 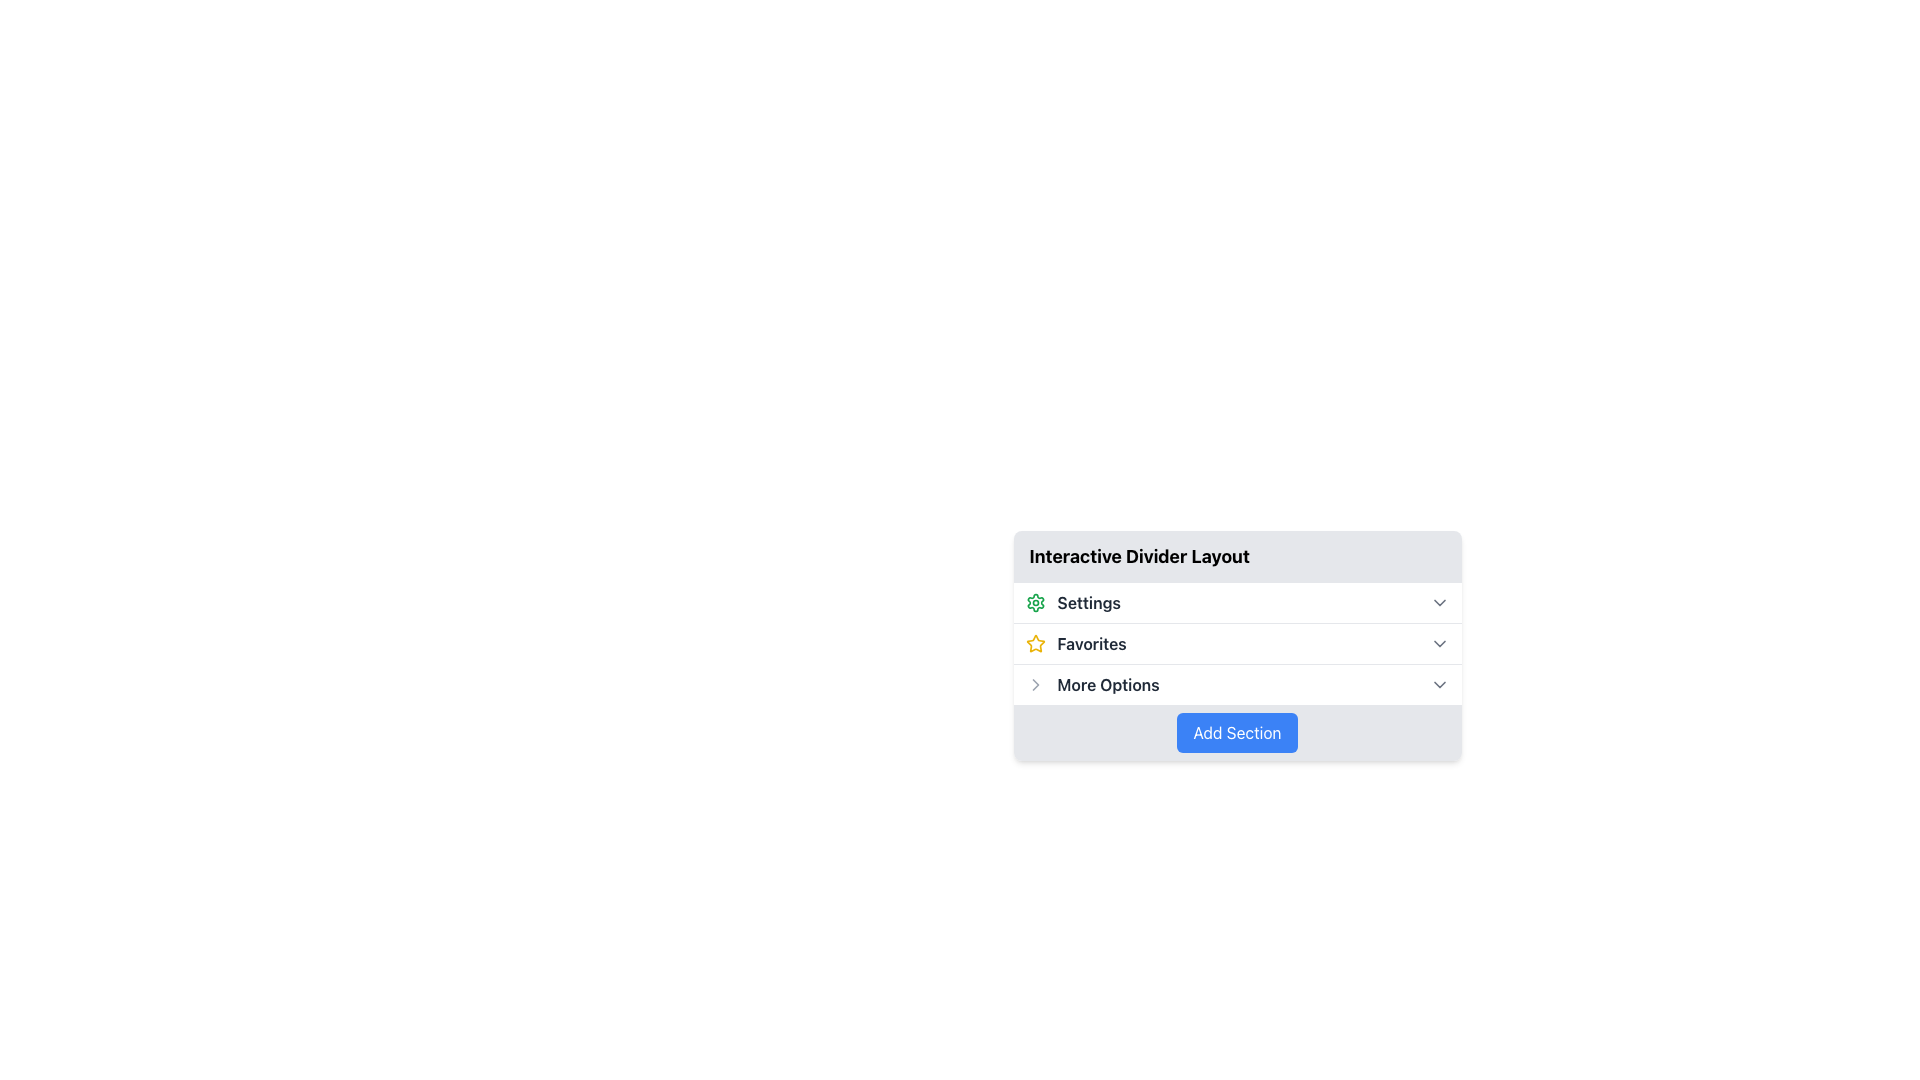 What do you see at coordinates (1438, 684) in the screenshot?
I see `the dropdown indicator icon located on the far-right side of the 'More Options' row to trigger a tooltip or highlight` at bounding box center [1438, 684].